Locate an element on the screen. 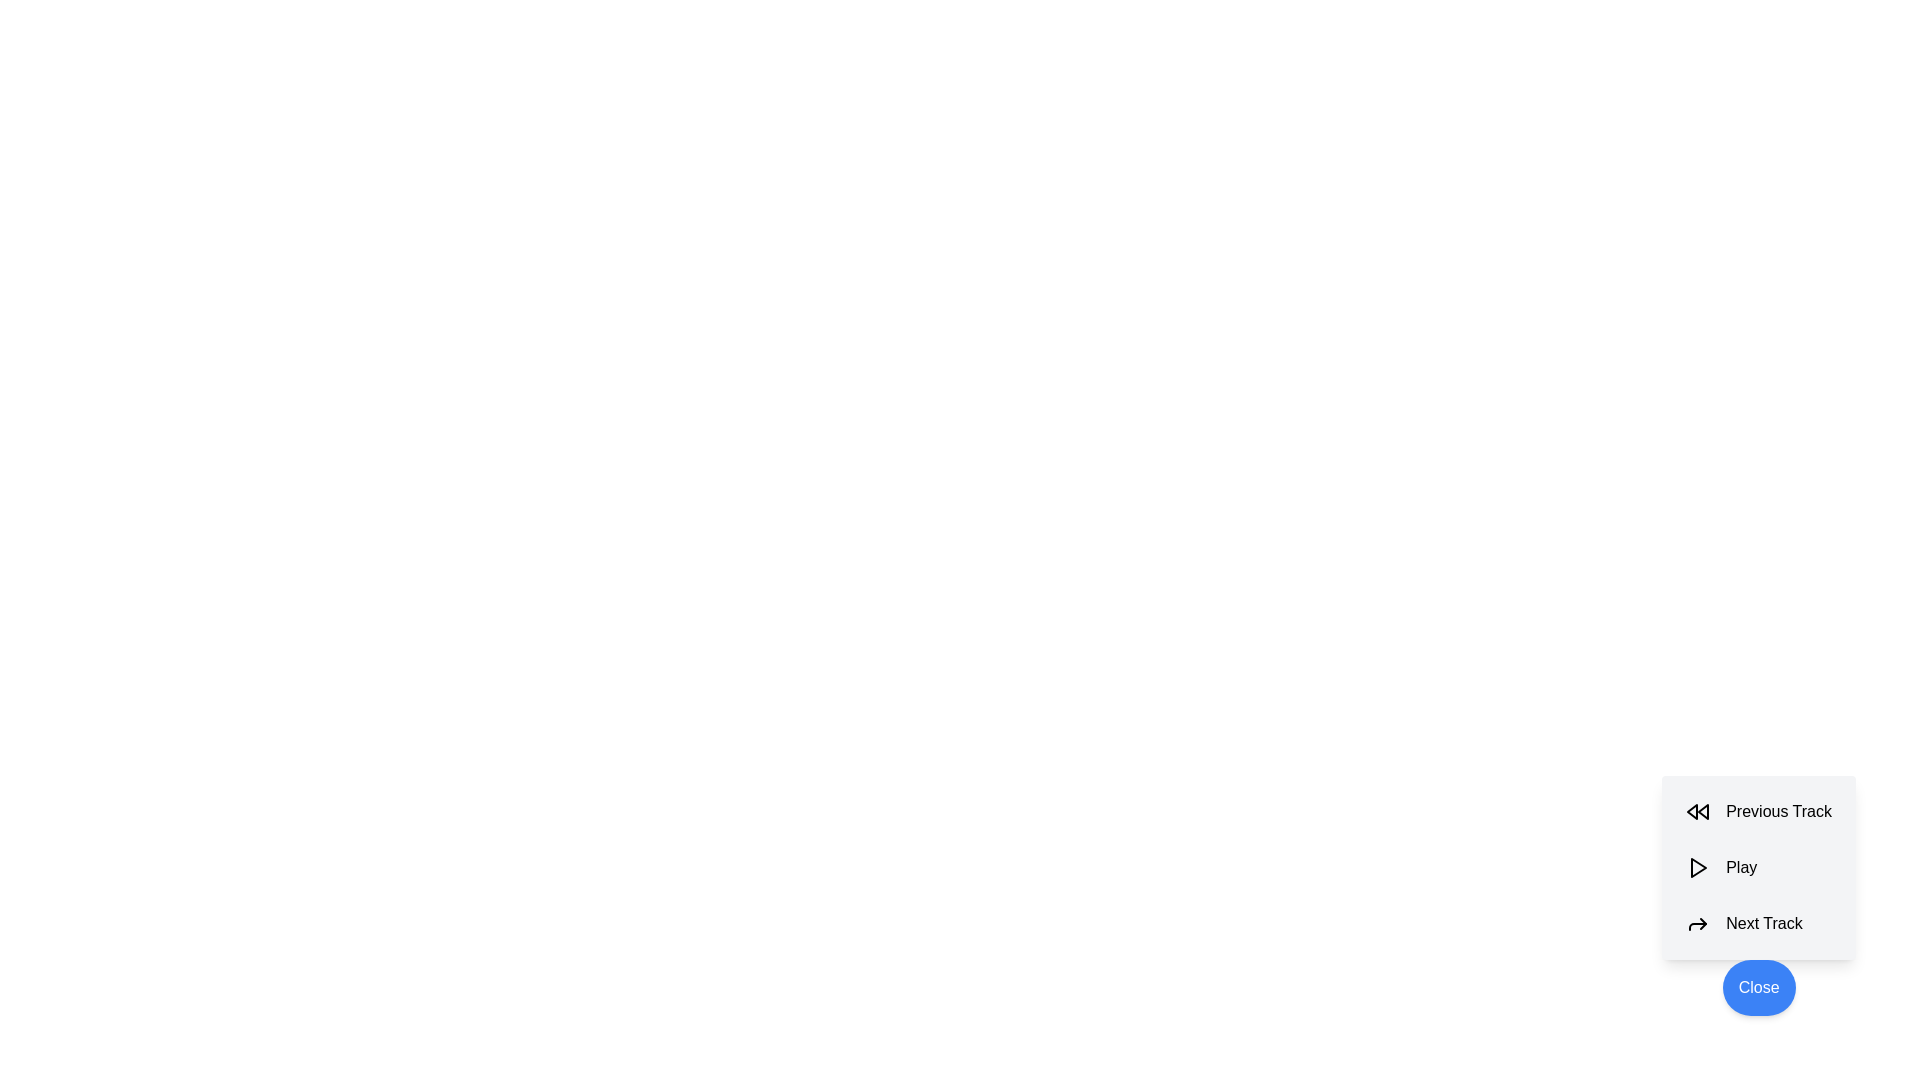 The image size is (1920, 1080). the 'Previous Track' label in the playback control menu, which indicates its function to navigate to the previous track in a media playlist is located at coordinates (1779, 812).